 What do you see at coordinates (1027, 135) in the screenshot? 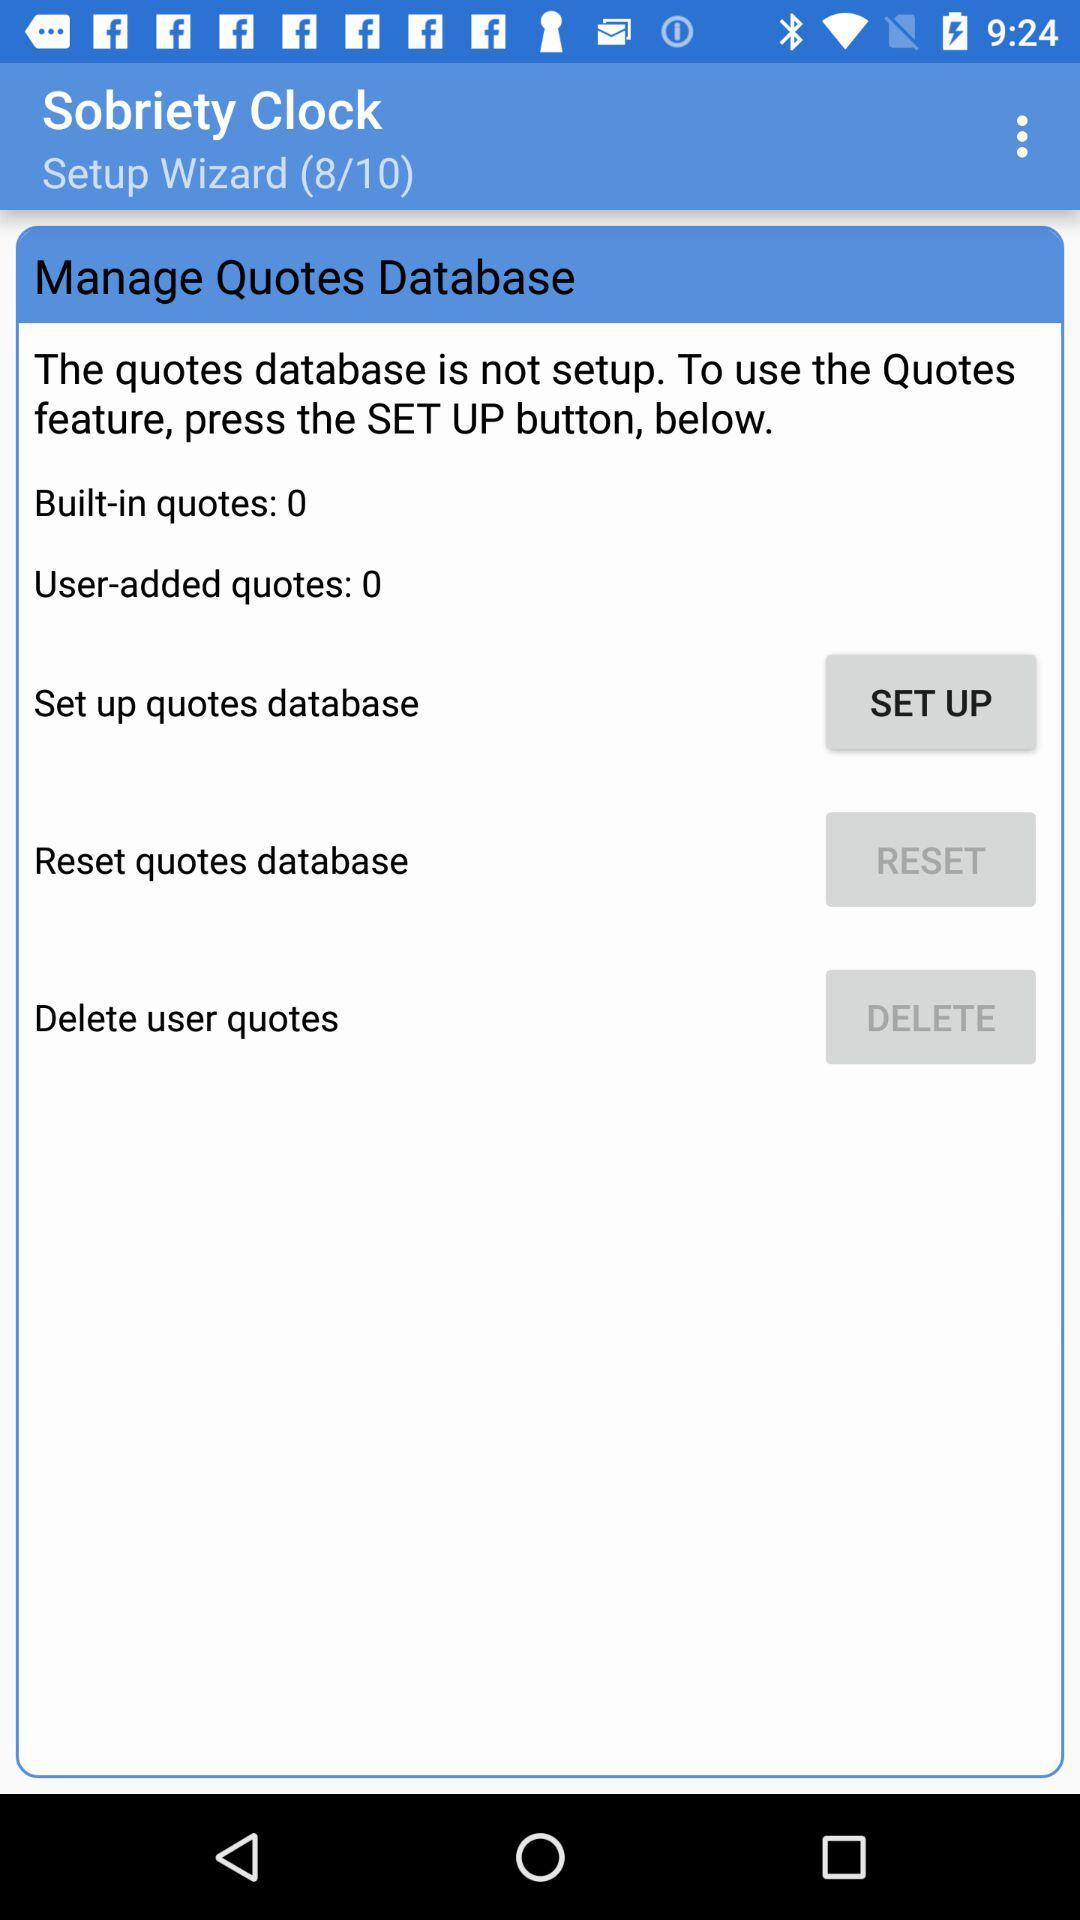
I see `item next to setup wizard 8` at bounding box center [1027, 135].